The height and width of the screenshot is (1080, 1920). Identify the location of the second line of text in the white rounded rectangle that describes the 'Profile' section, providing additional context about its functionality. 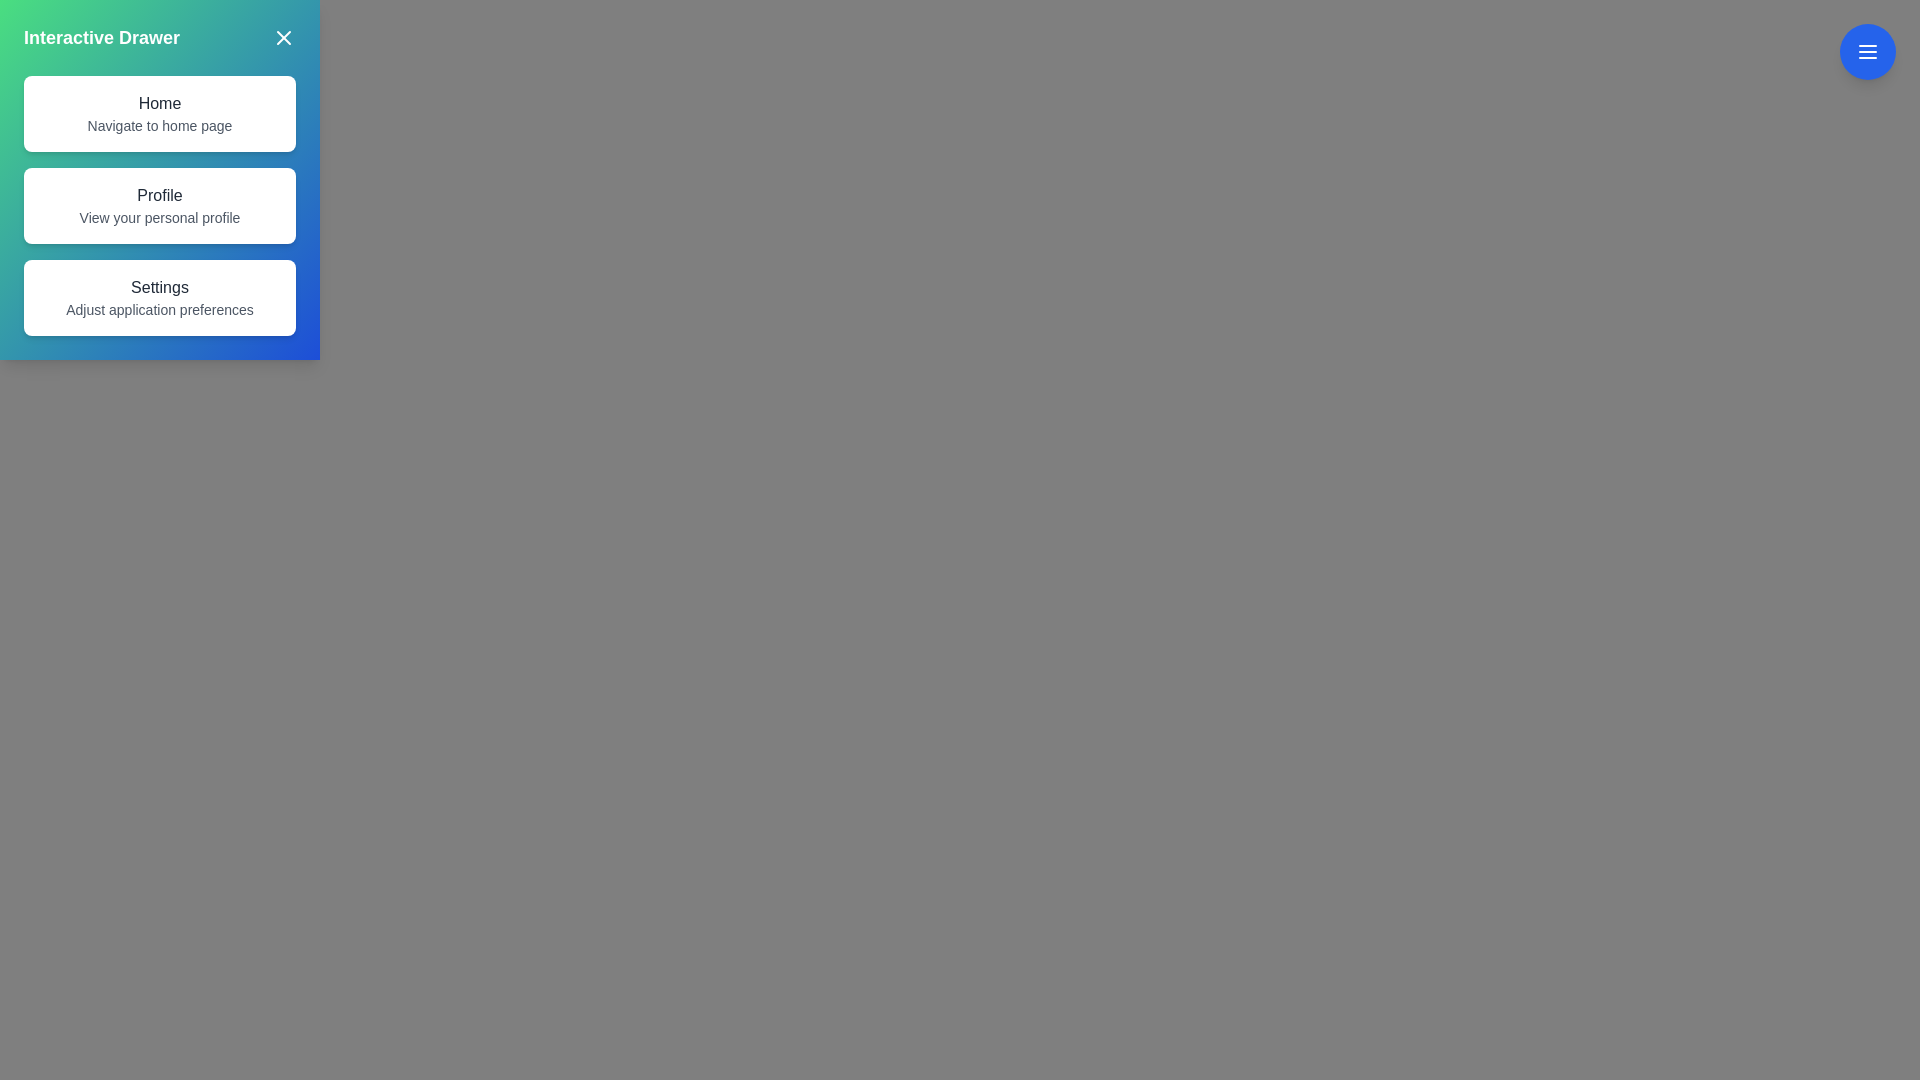
(158, 218).